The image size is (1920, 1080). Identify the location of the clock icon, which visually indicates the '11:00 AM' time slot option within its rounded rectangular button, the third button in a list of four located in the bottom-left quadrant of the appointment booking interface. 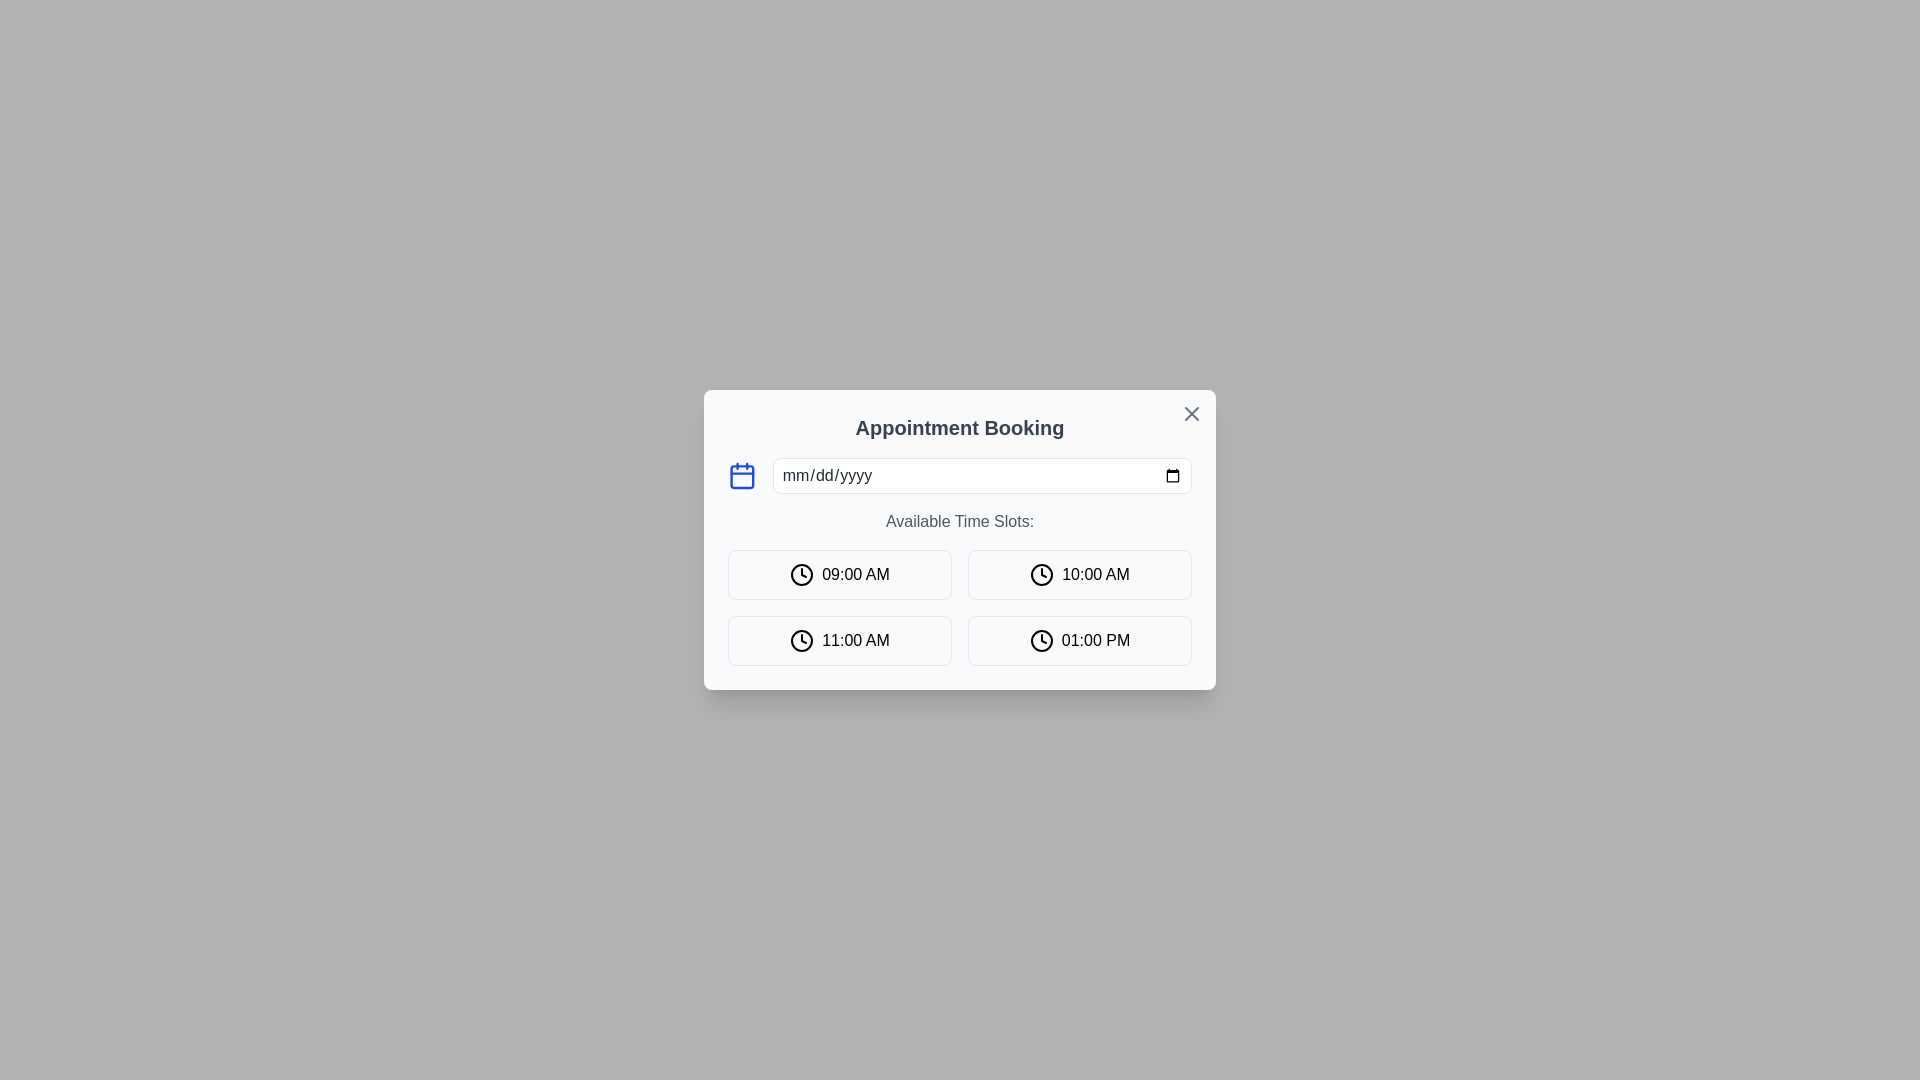
(802, 640).